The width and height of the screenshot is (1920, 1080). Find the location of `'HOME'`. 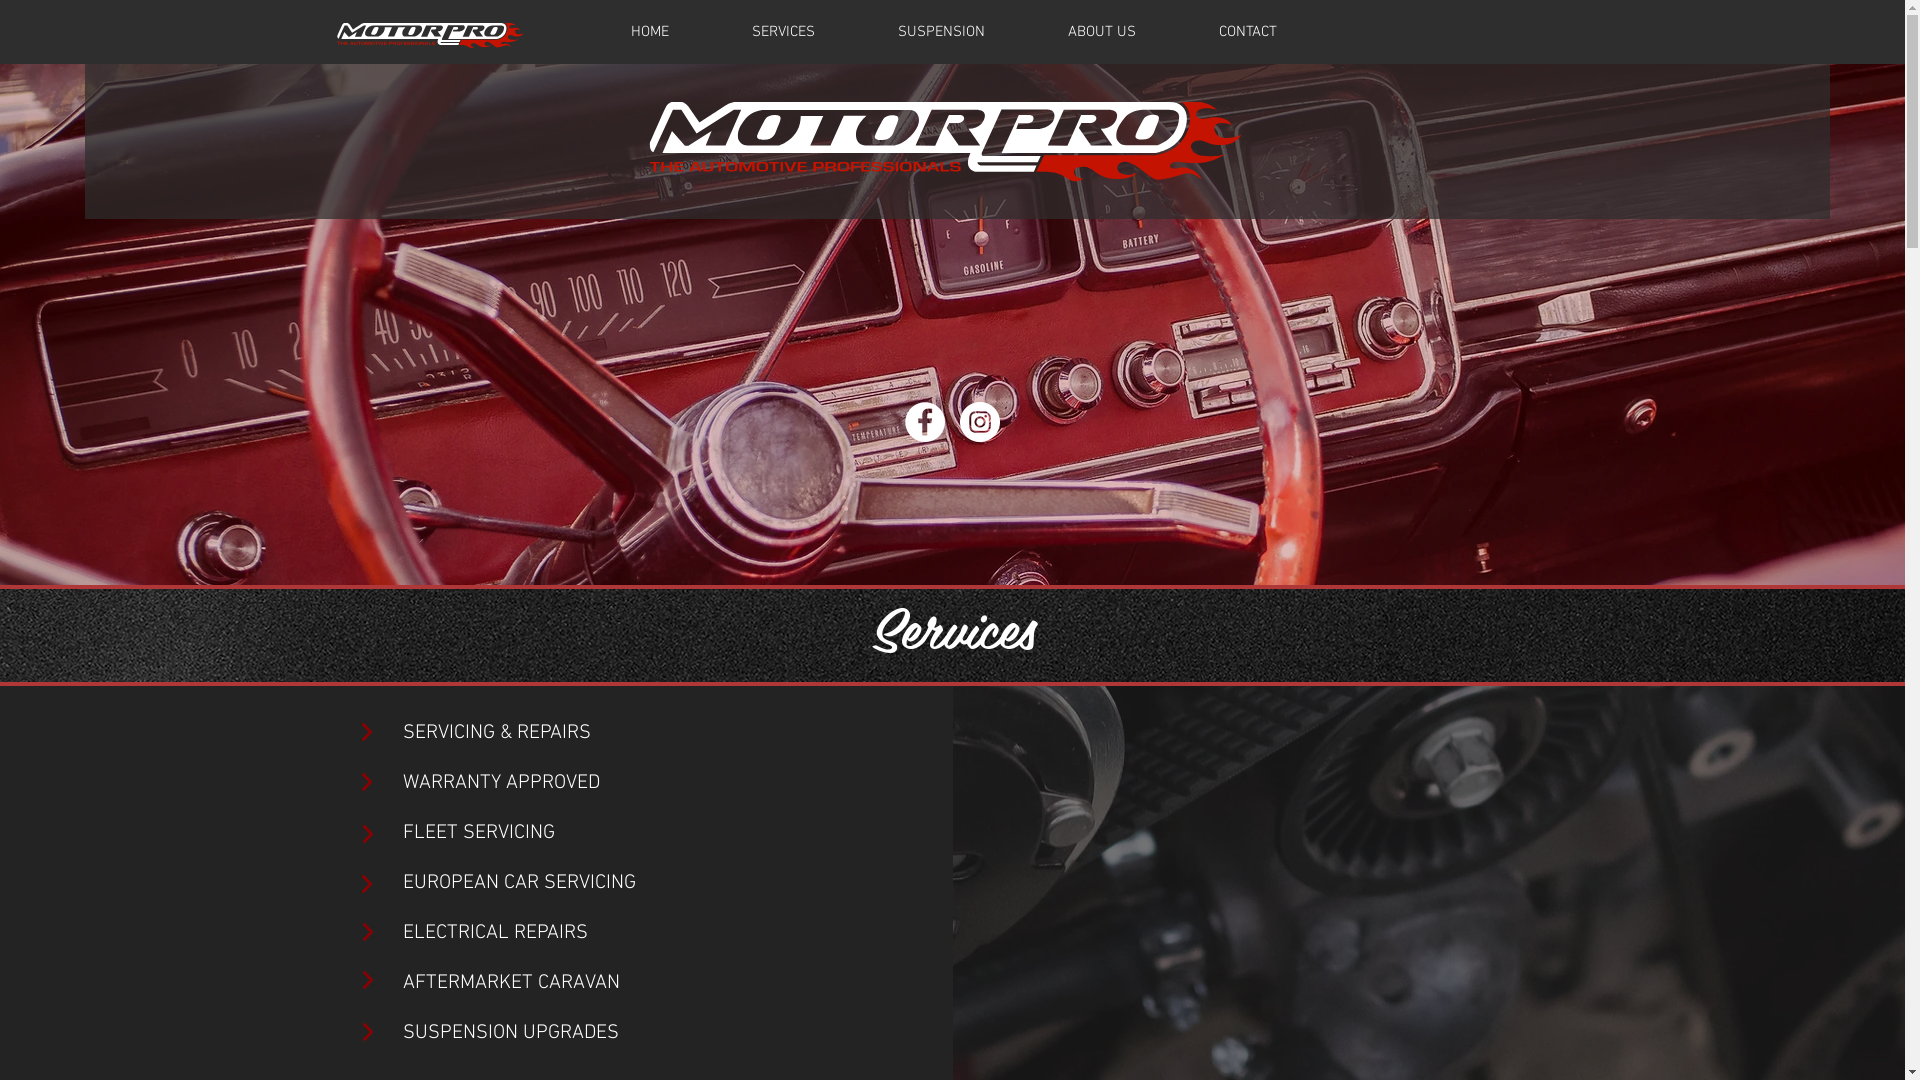

'HOME' is located at coordinates (648, 31).